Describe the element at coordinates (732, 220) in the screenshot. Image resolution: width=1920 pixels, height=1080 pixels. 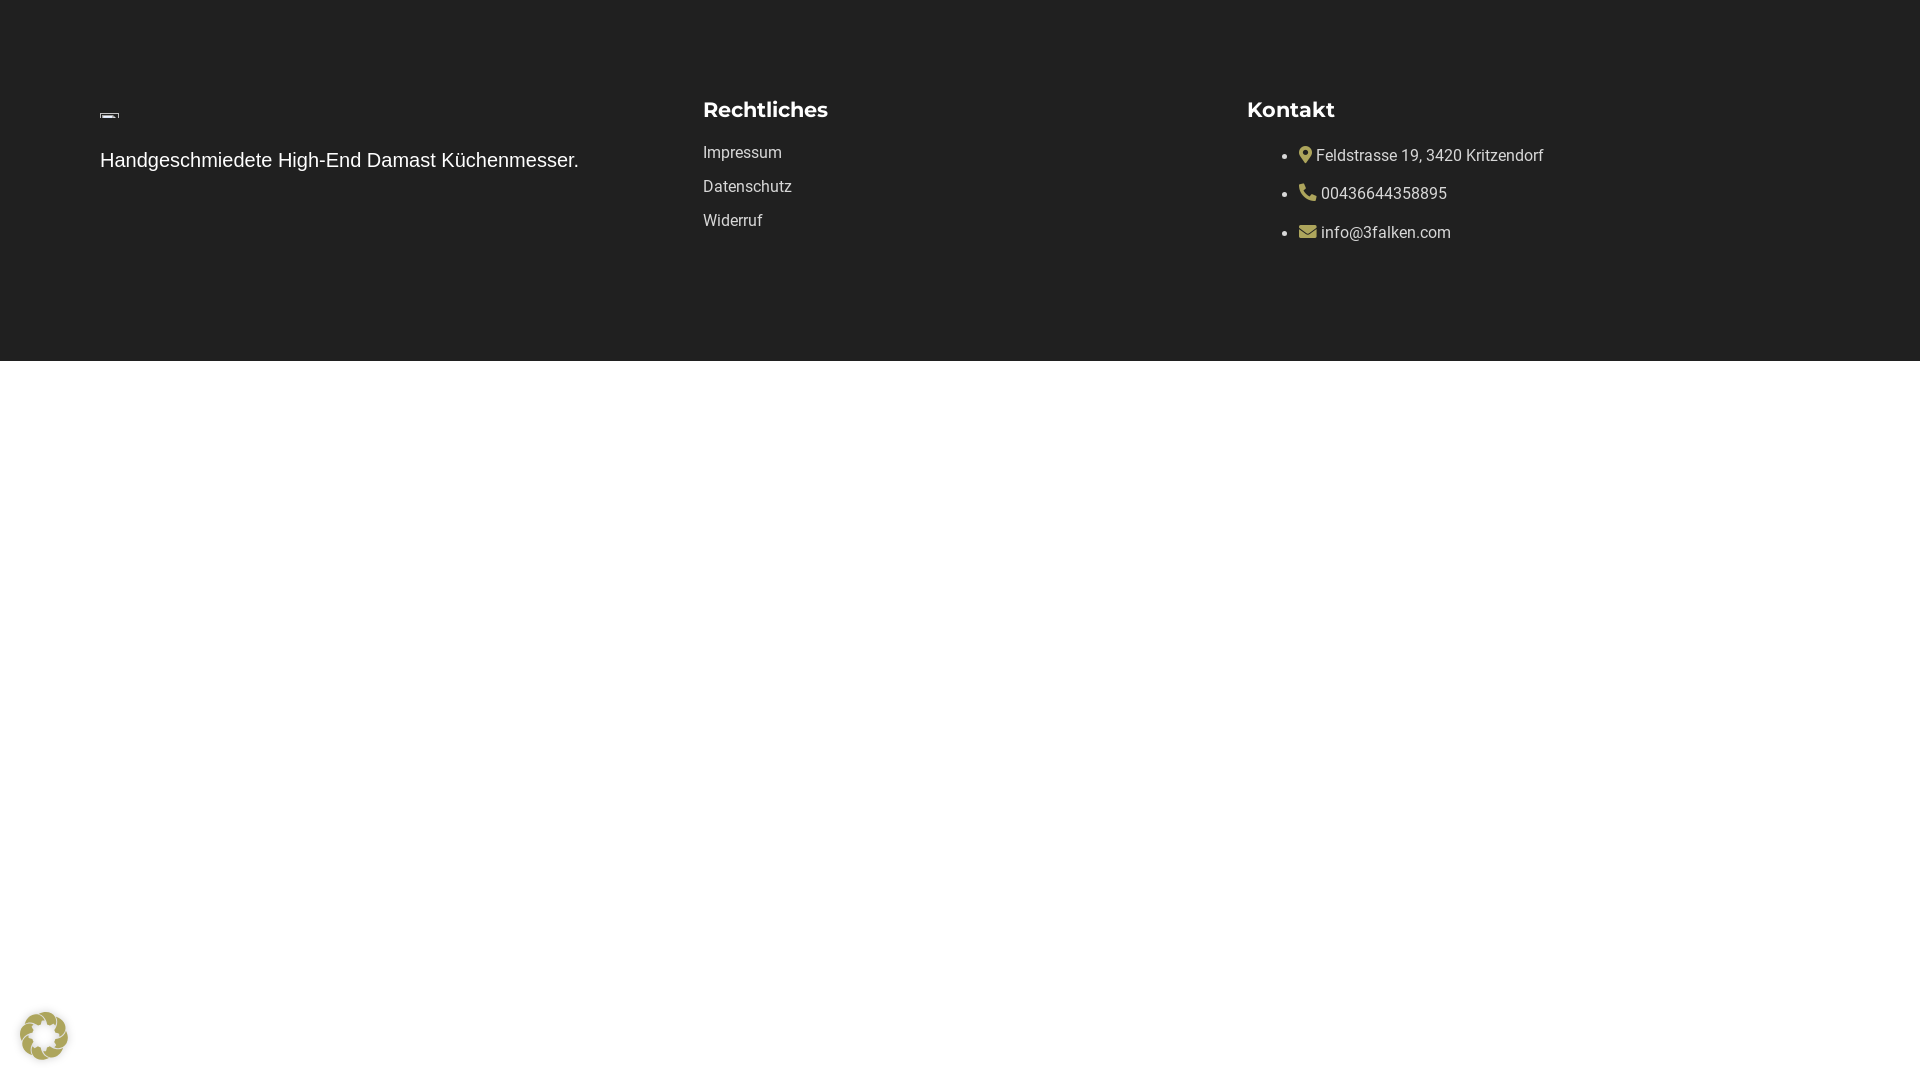
I see `'Widerruf'` at that location.